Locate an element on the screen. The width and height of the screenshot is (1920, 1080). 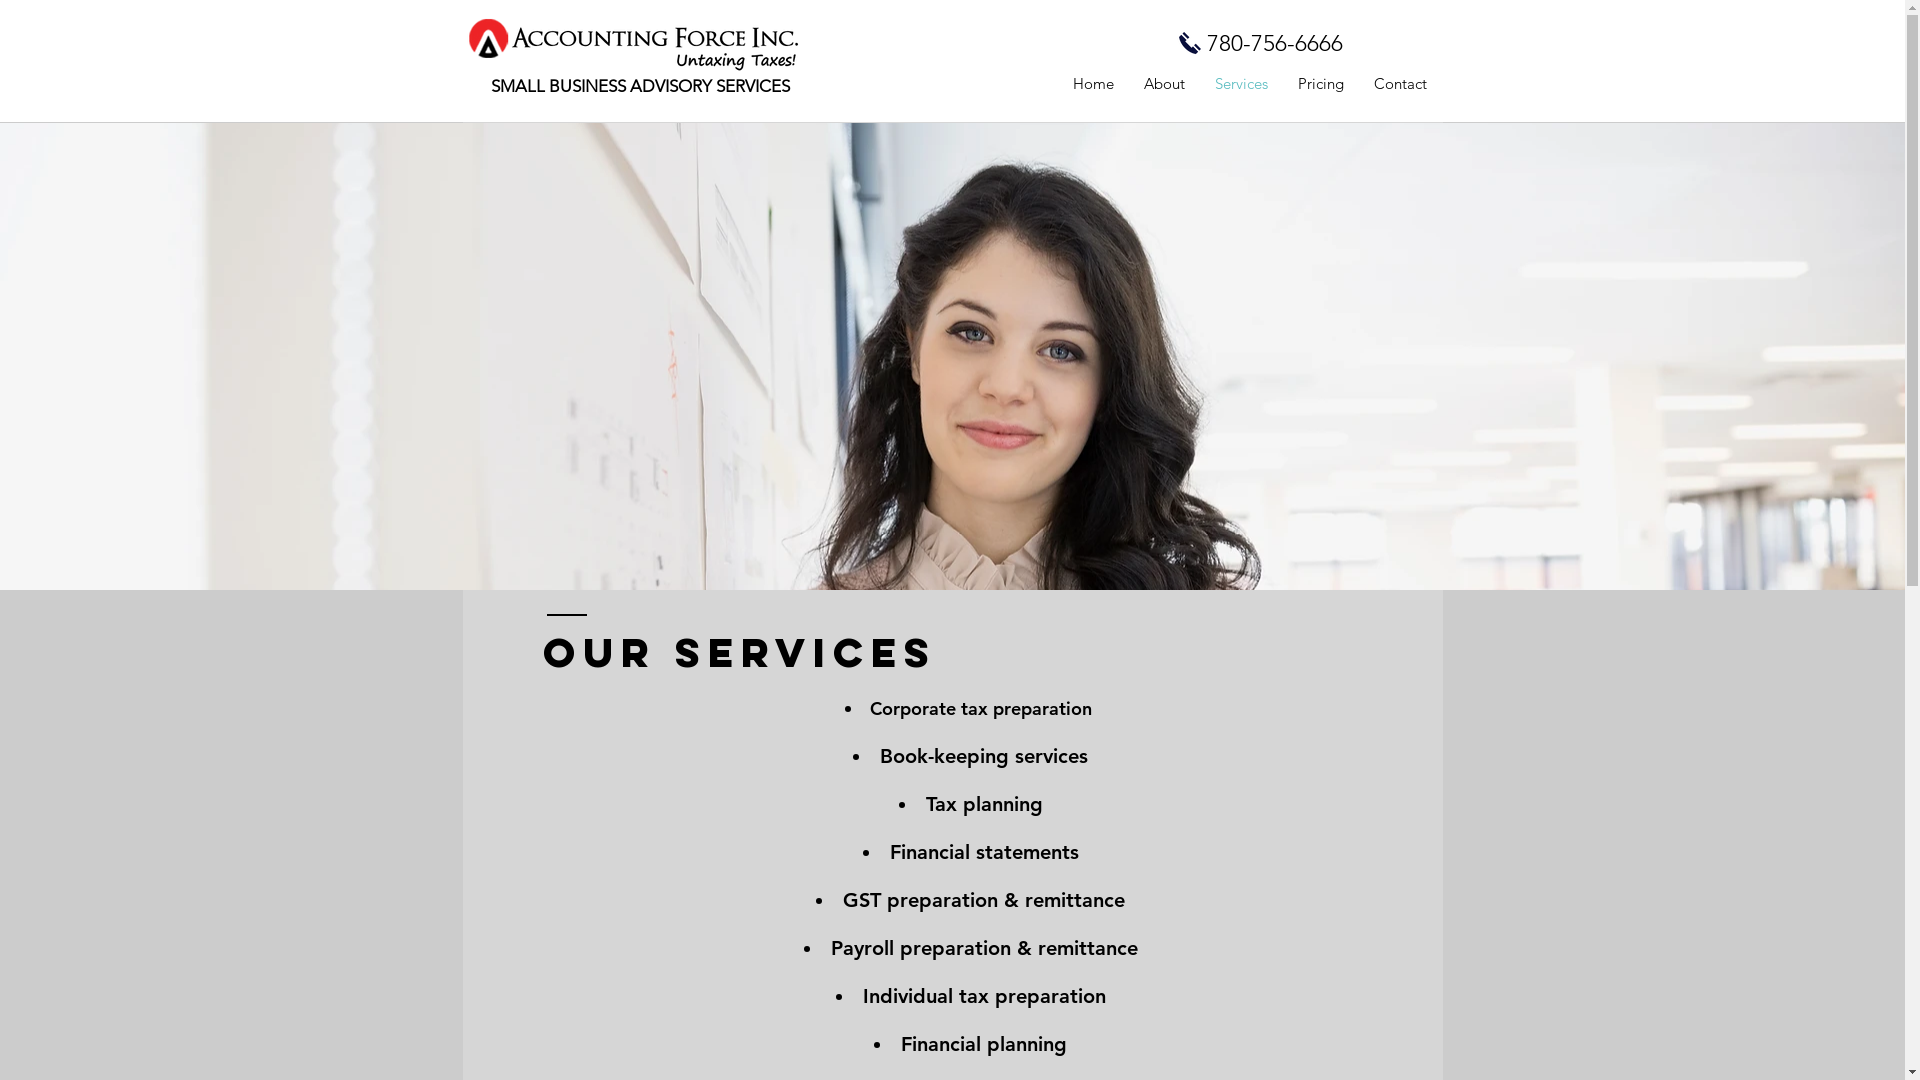
'Home' is located at coordinates (1092, 83).